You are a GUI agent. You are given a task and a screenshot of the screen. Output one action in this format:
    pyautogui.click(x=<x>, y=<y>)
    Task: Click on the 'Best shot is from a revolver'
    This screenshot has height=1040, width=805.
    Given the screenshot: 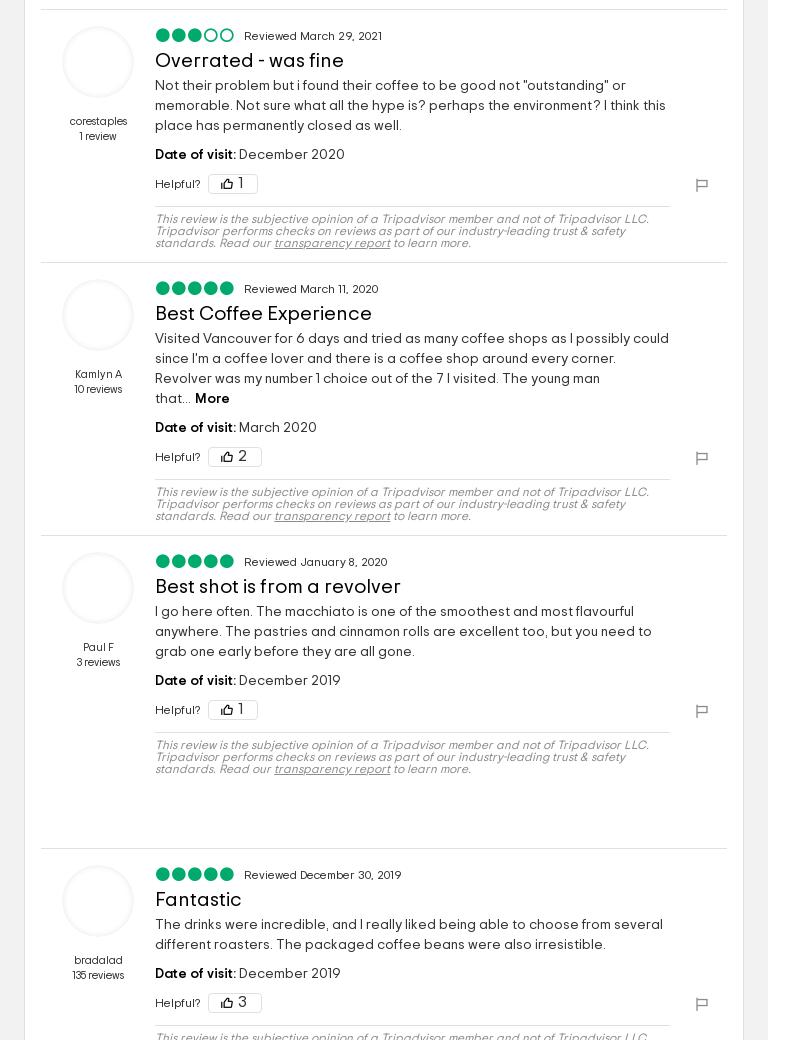 What is the action you would take?
    pyautogui.click(x=277, y=585)
    